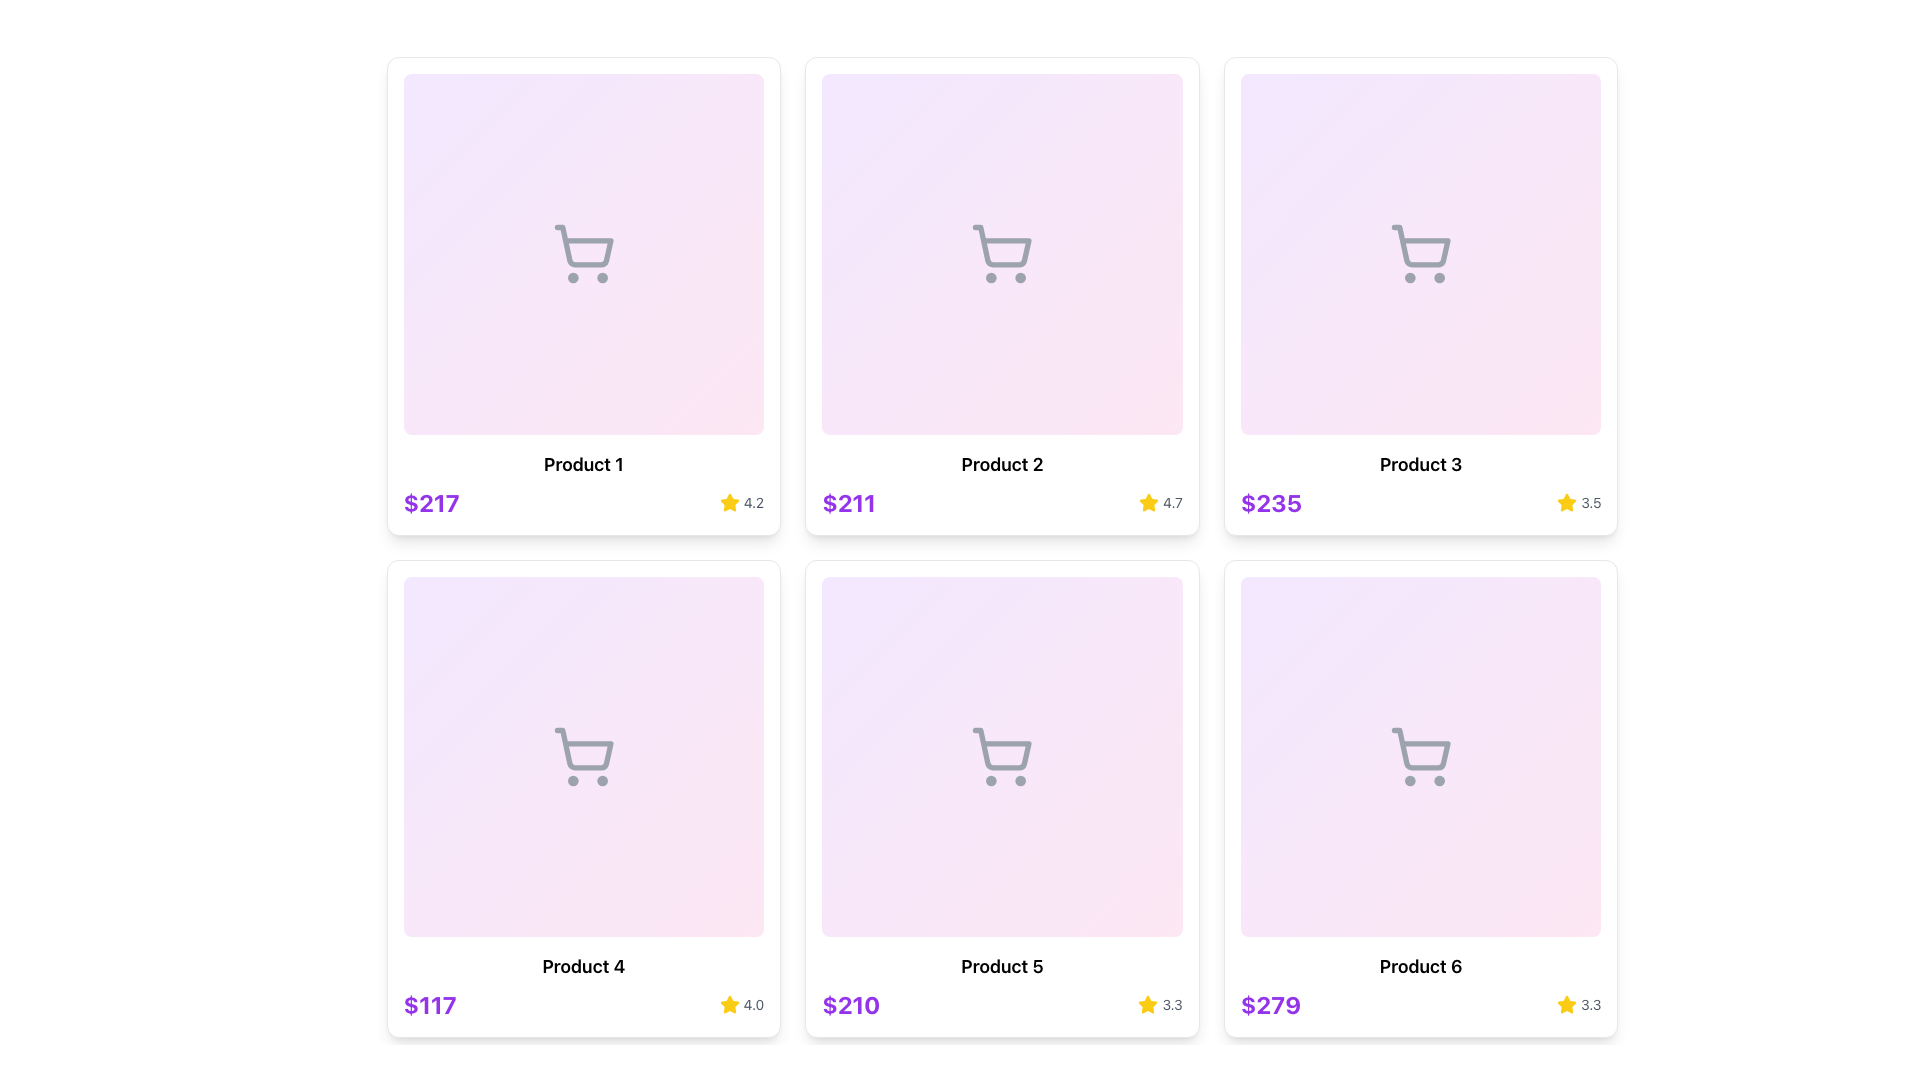 The image size is (1920, 1080). I want to click on the icon representing Product 2, which is located in the middle of the top row of a grid layout and is centered above the product's name and price, so click(1002, 253).